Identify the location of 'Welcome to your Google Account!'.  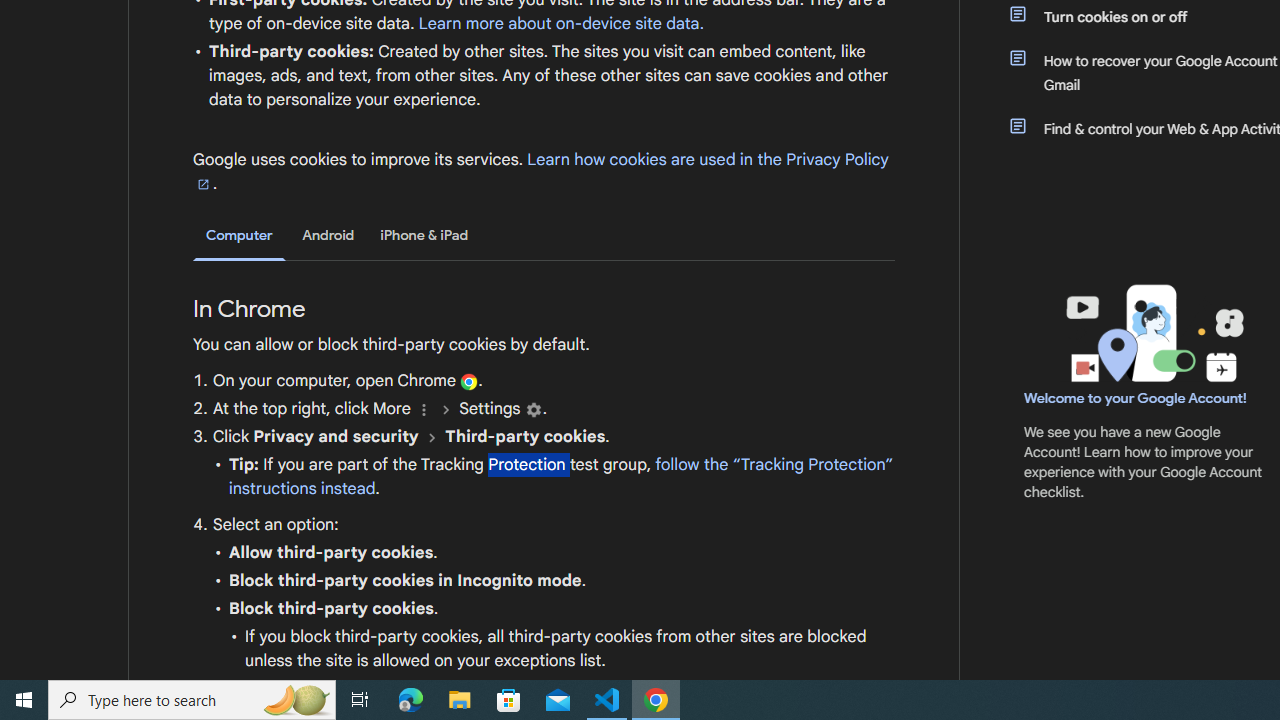
(1135, 397).